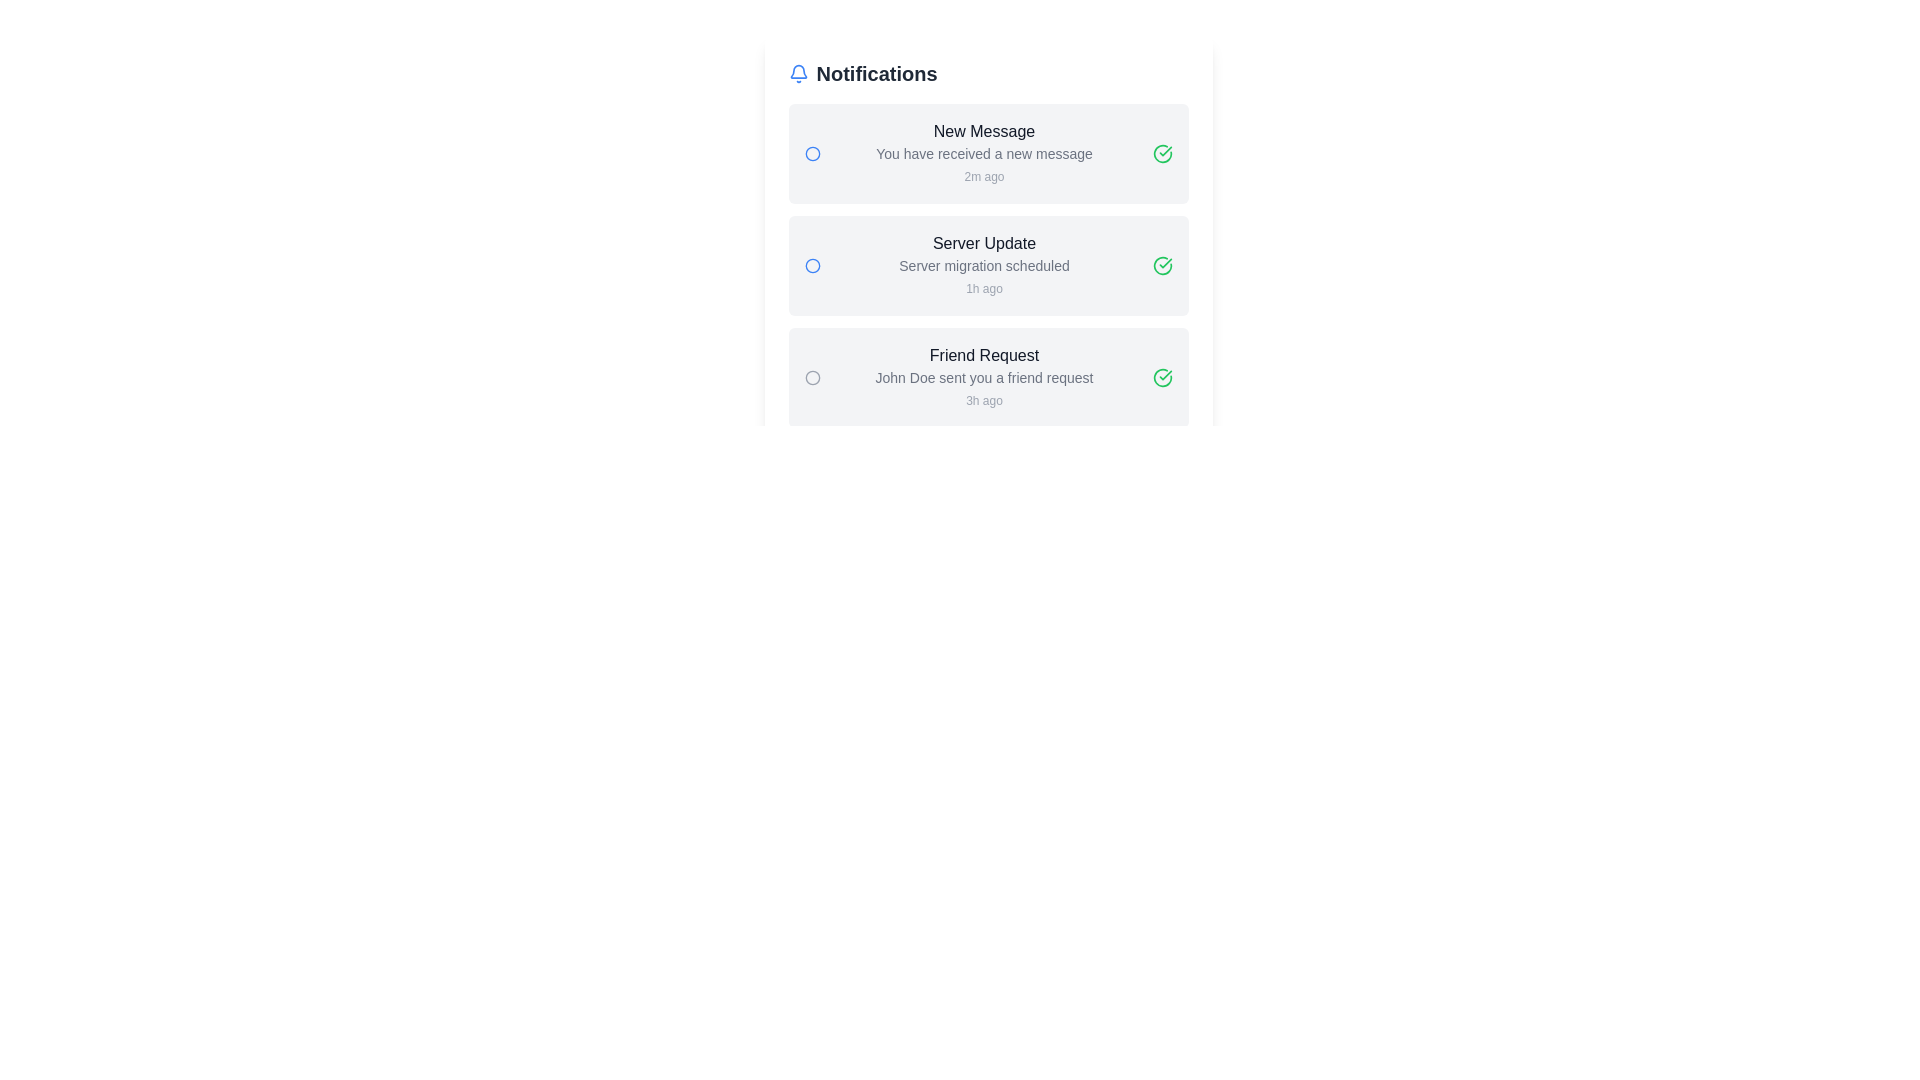 The width and height of the screenshot is (1920, 1080). I want to click on the bell-shaped icon, so click(797, 72).